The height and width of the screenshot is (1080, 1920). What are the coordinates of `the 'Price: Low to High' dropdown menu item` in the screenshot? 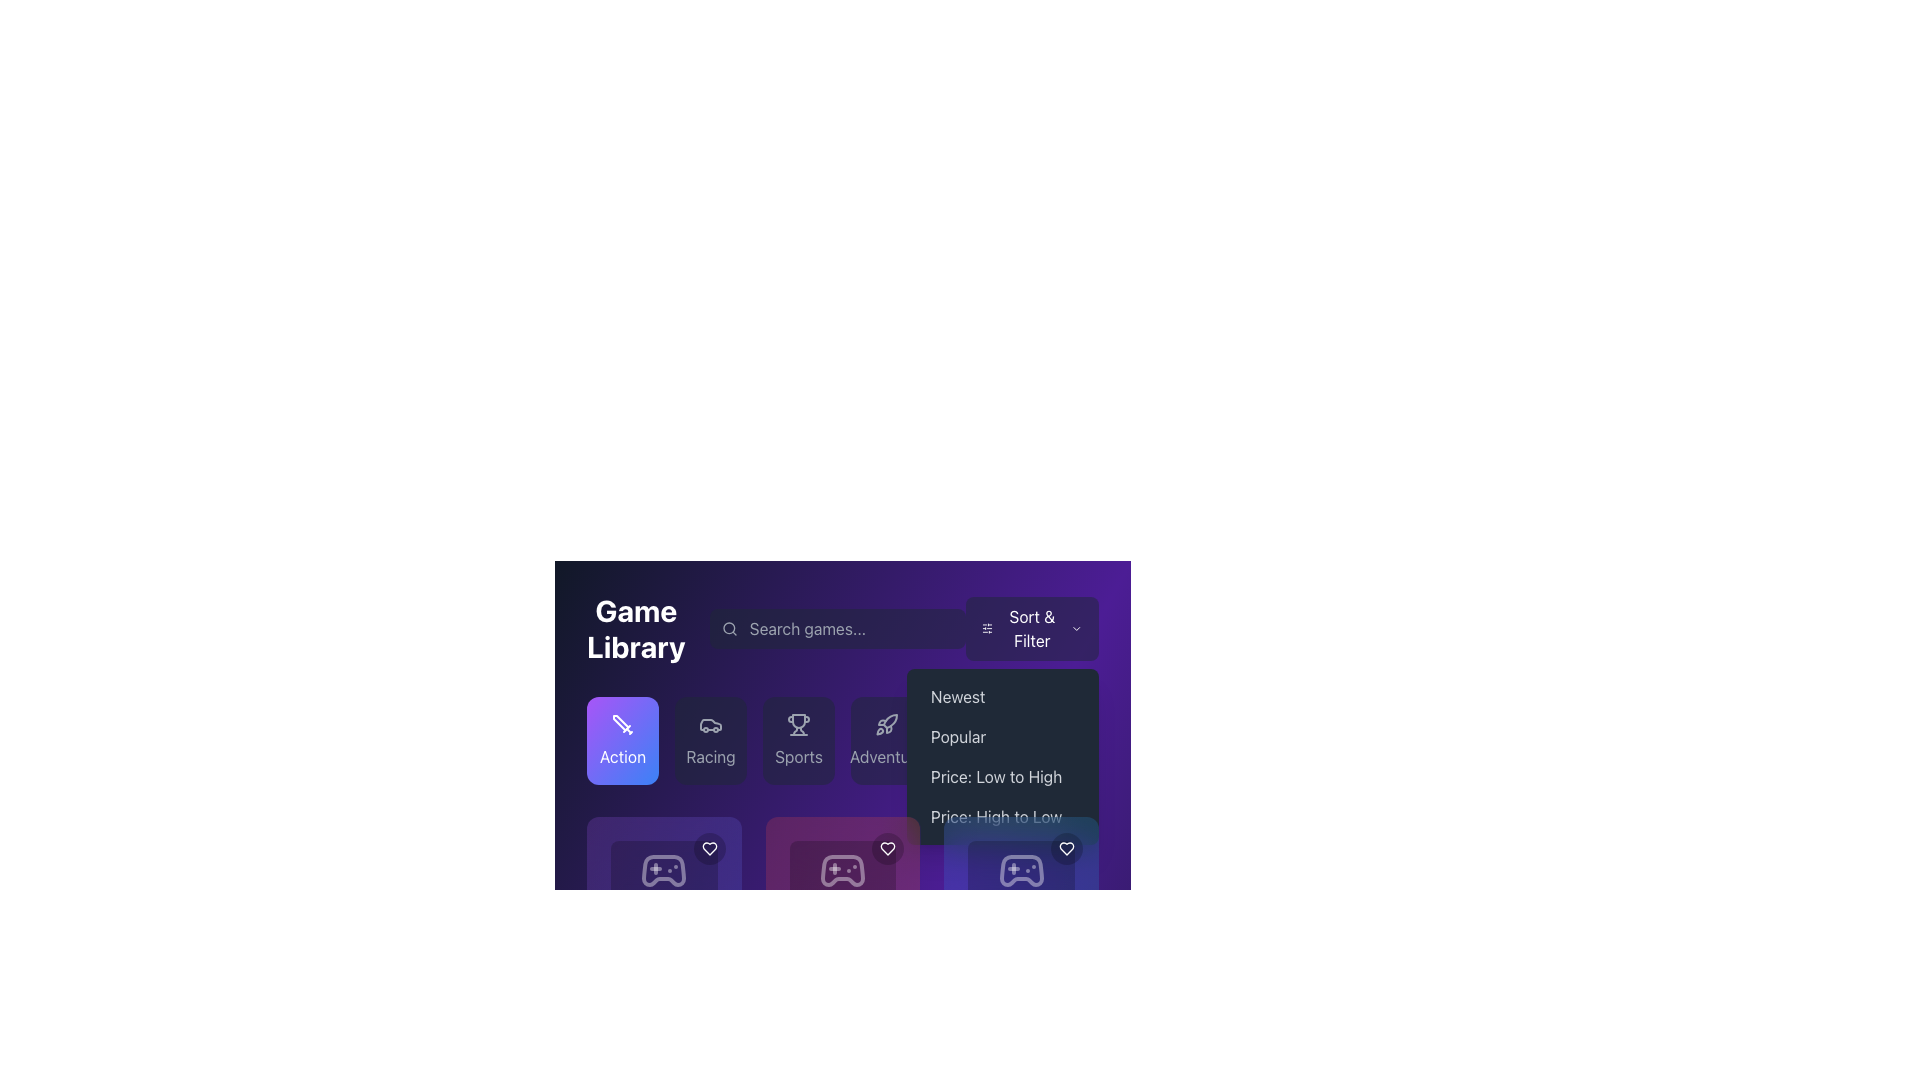 It's located at (1003, 775).